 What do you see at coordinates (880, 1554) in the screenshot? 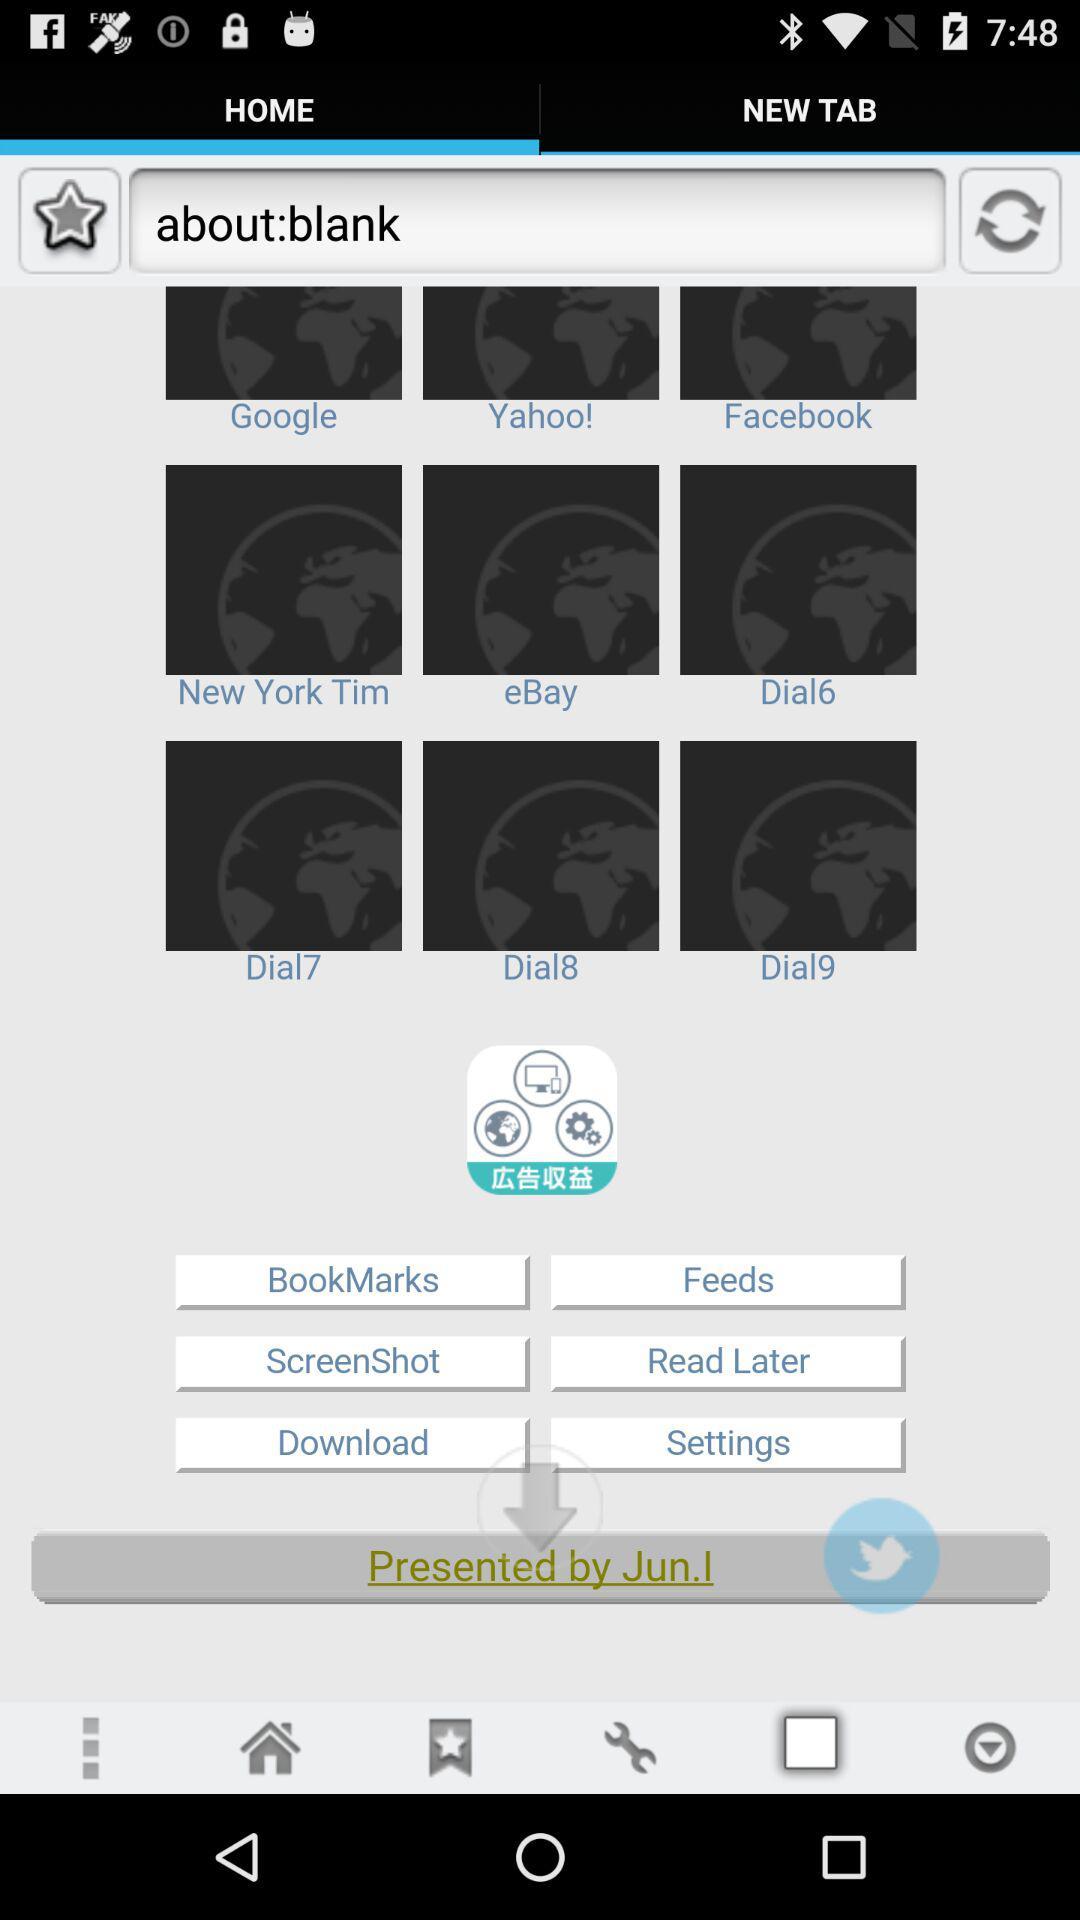
I see `twitter of image` at bounding box center [880, 1554].